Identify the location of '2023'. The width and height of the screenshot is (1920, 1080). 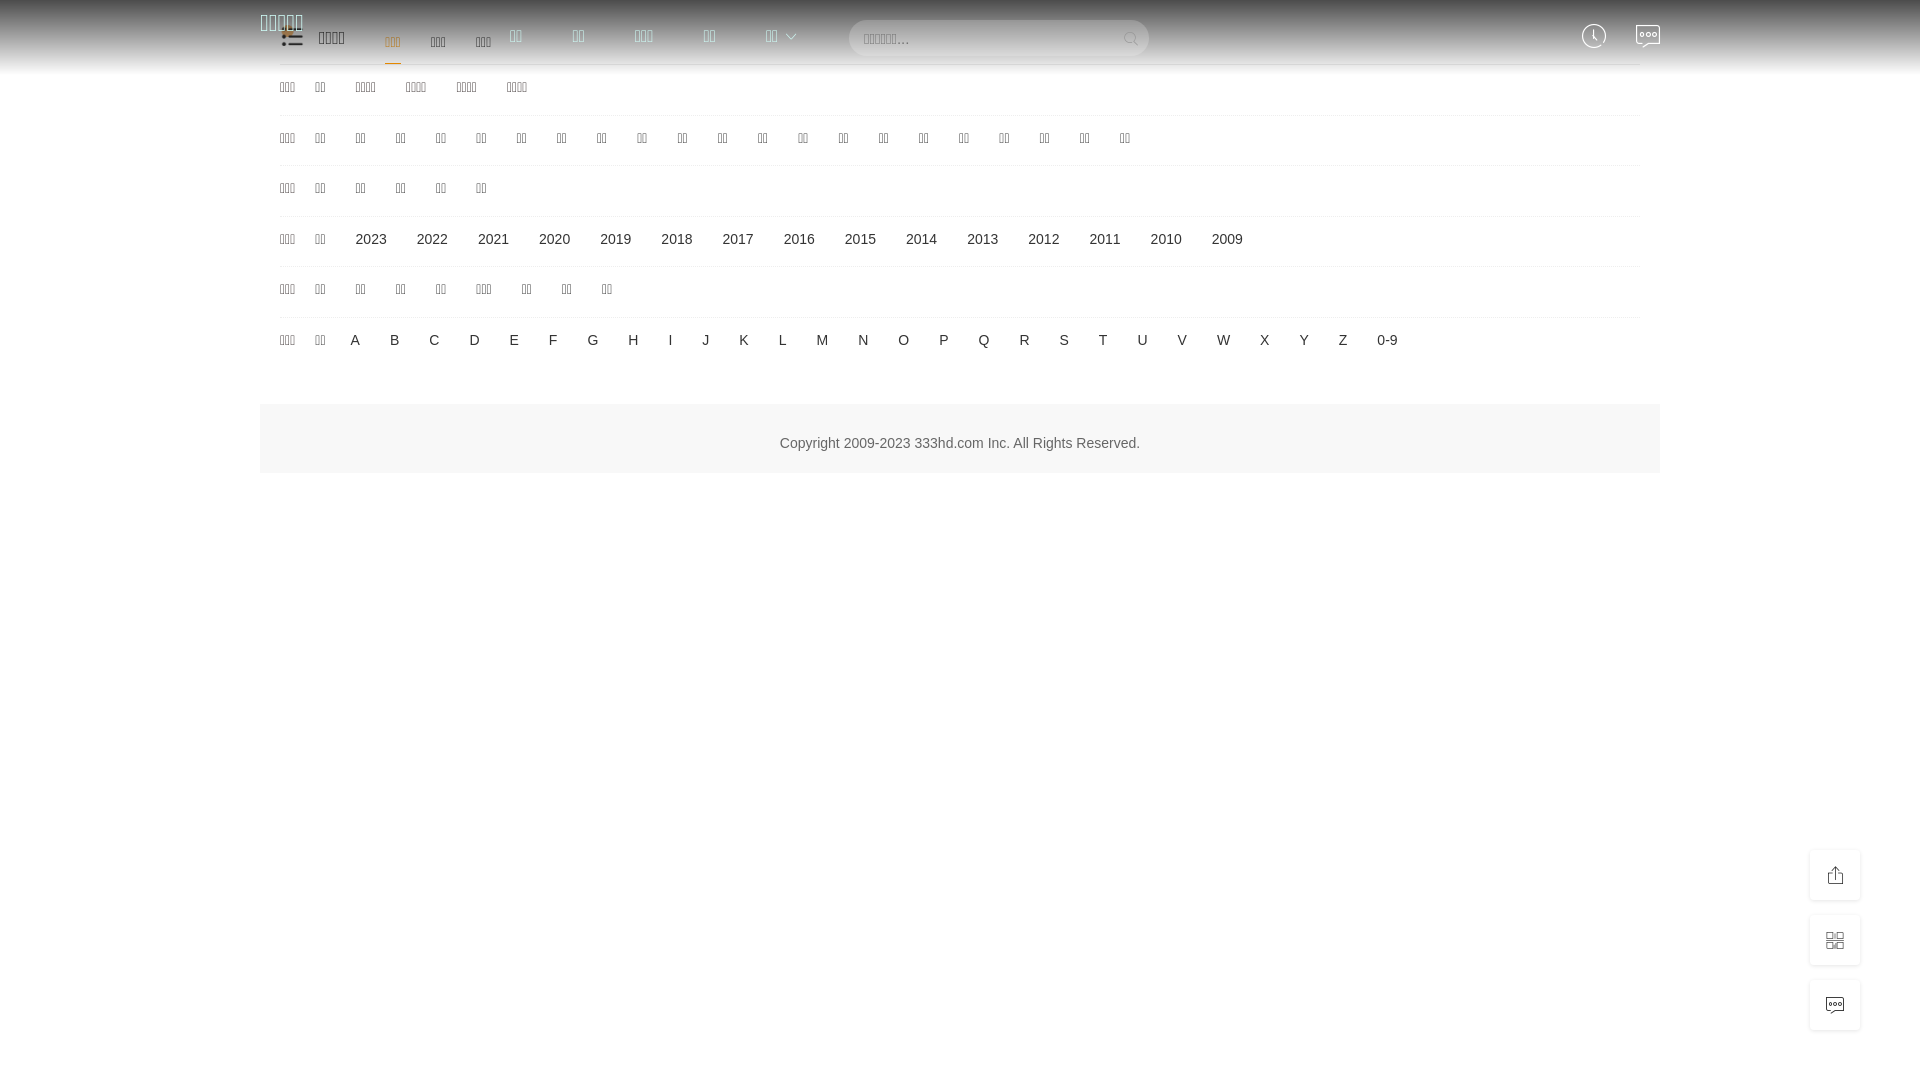
(371, 238).